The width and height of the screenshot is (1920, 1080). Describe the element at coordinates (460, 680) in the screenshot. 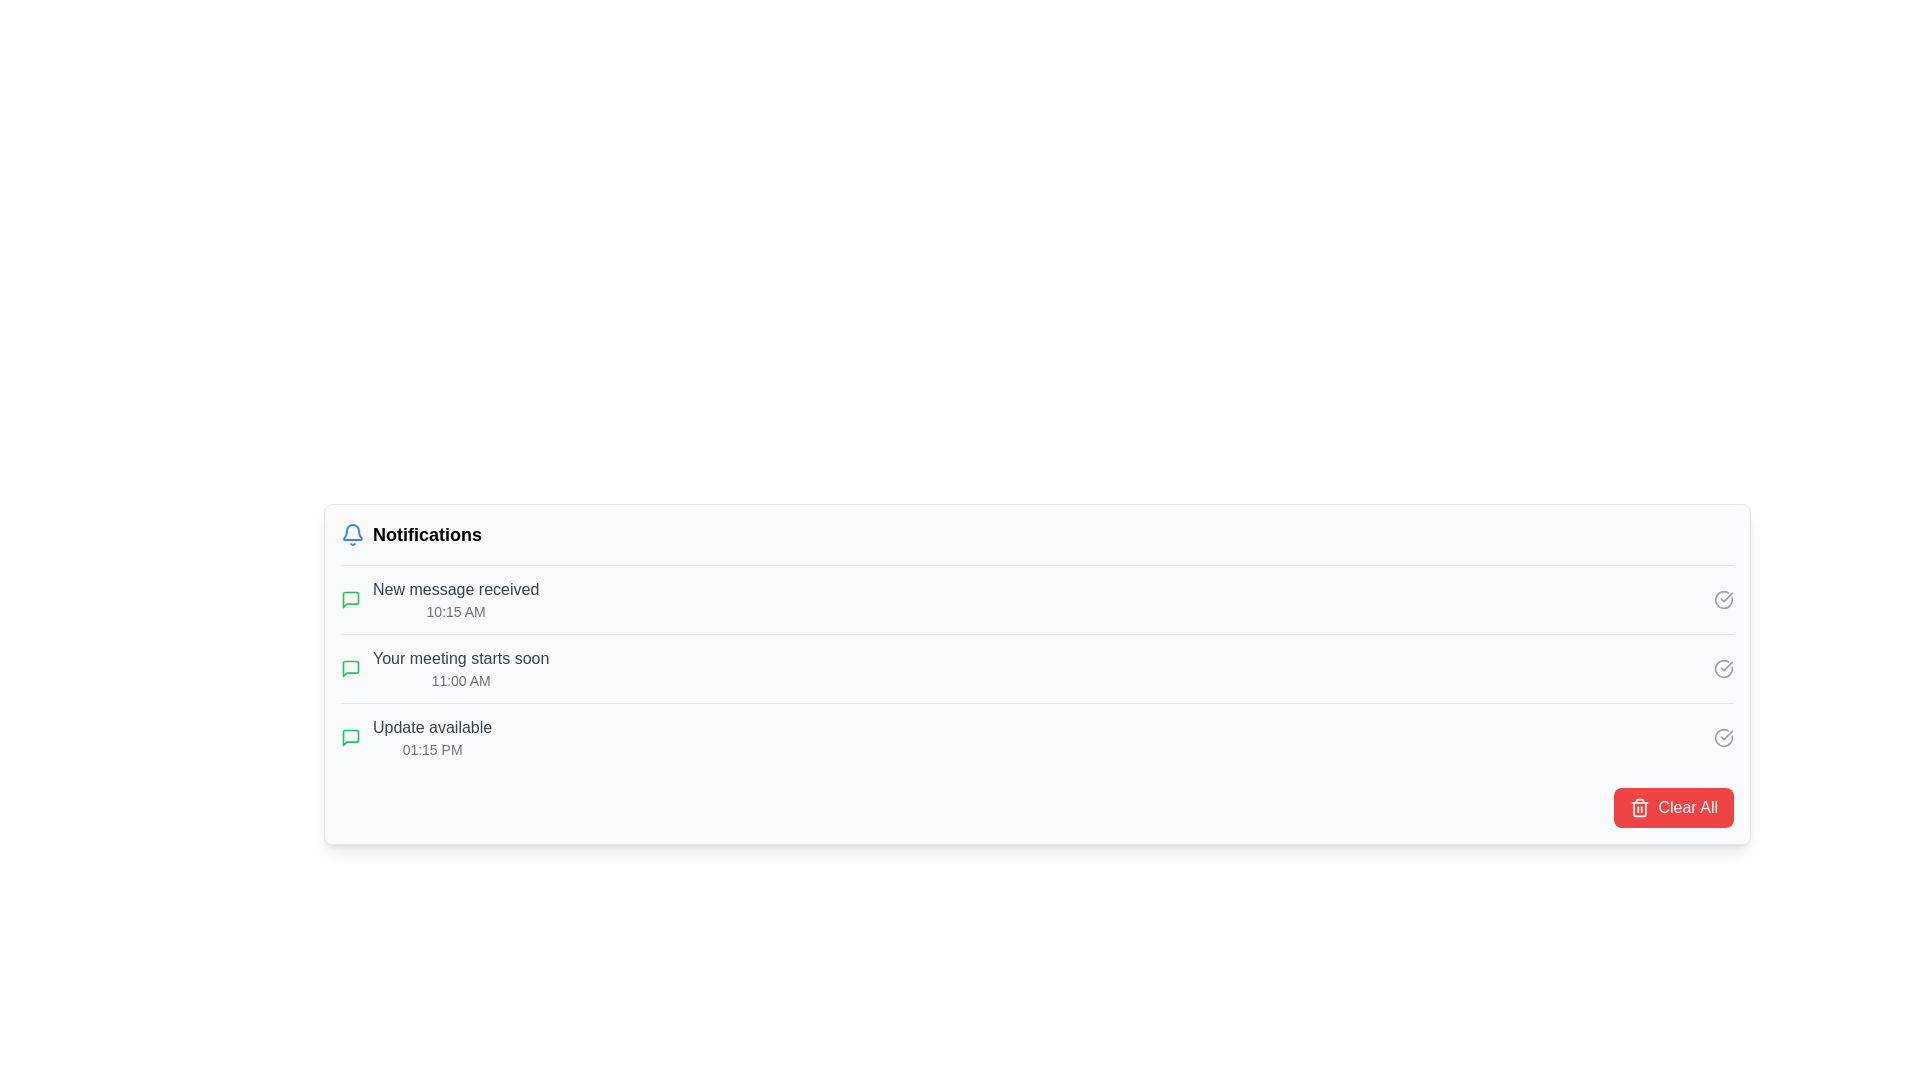

I see `the informative text label displaying the time '11:00 AM', which is positioned below the main detail 'Your meeting starts soon' and is styled in a small gray font` at that location.